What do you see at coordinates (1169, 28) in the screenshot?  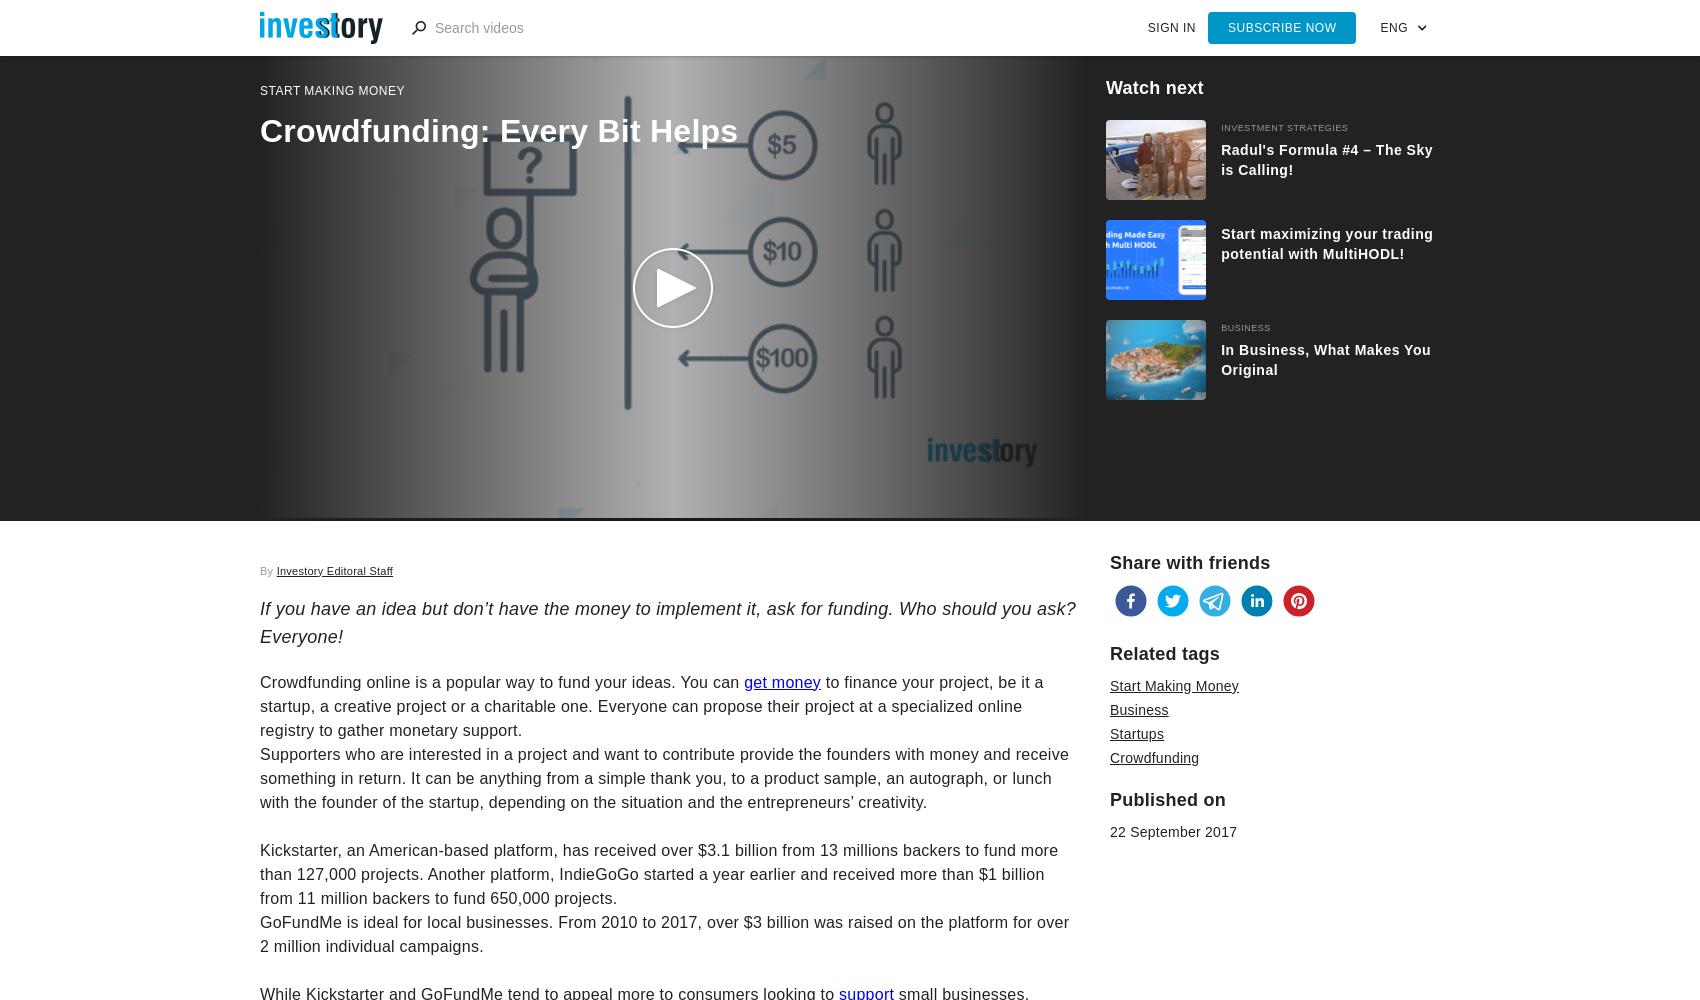 I see `'SIGN IN'` at bounding box center [1169, 28].